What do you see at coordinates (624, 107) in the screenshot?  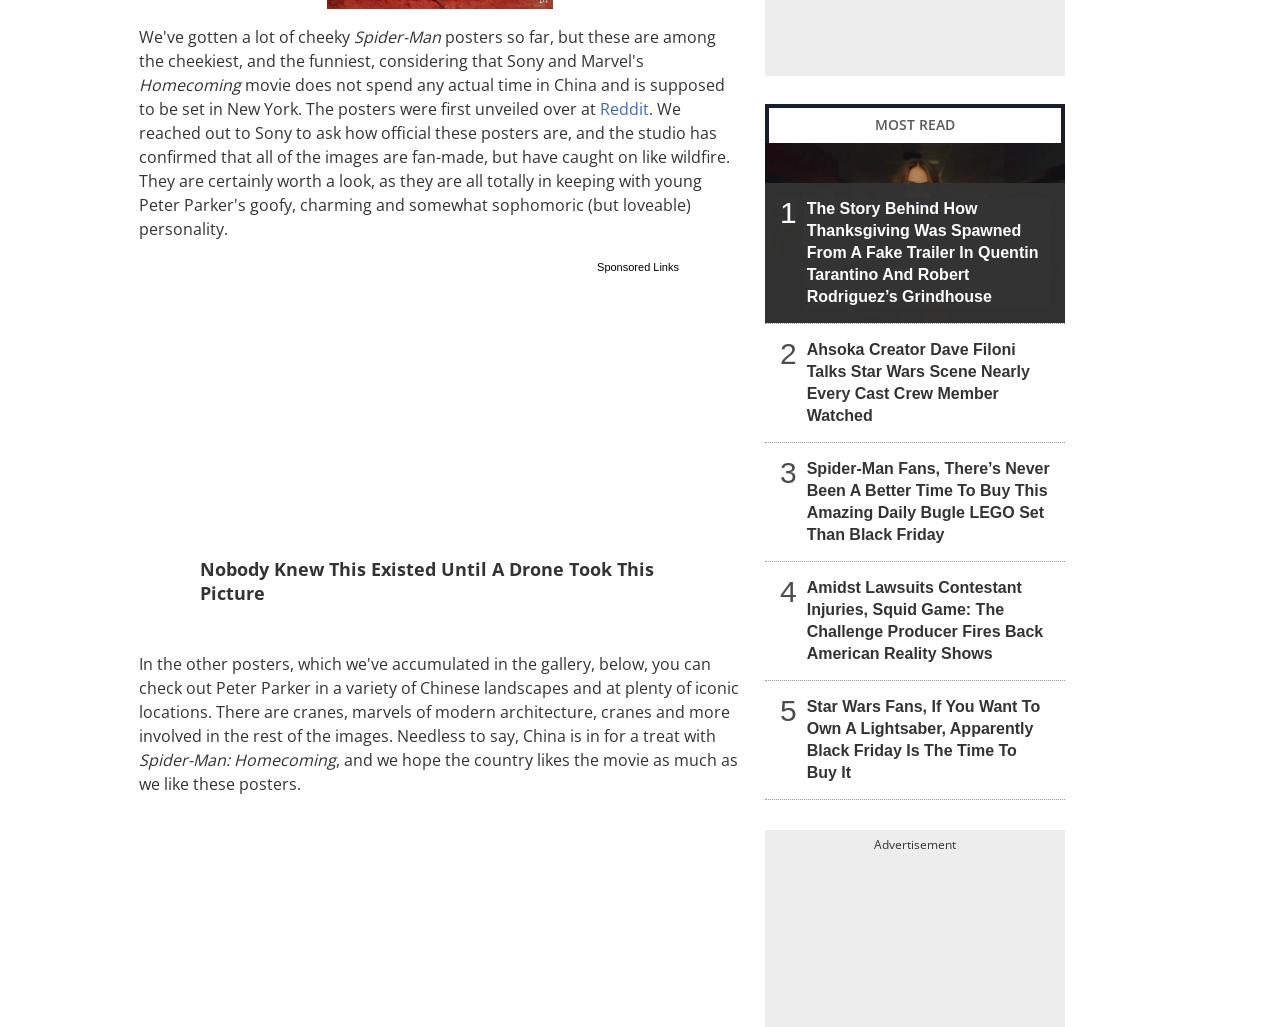 I see `'Reddit'` at bounding box center [624, 107].